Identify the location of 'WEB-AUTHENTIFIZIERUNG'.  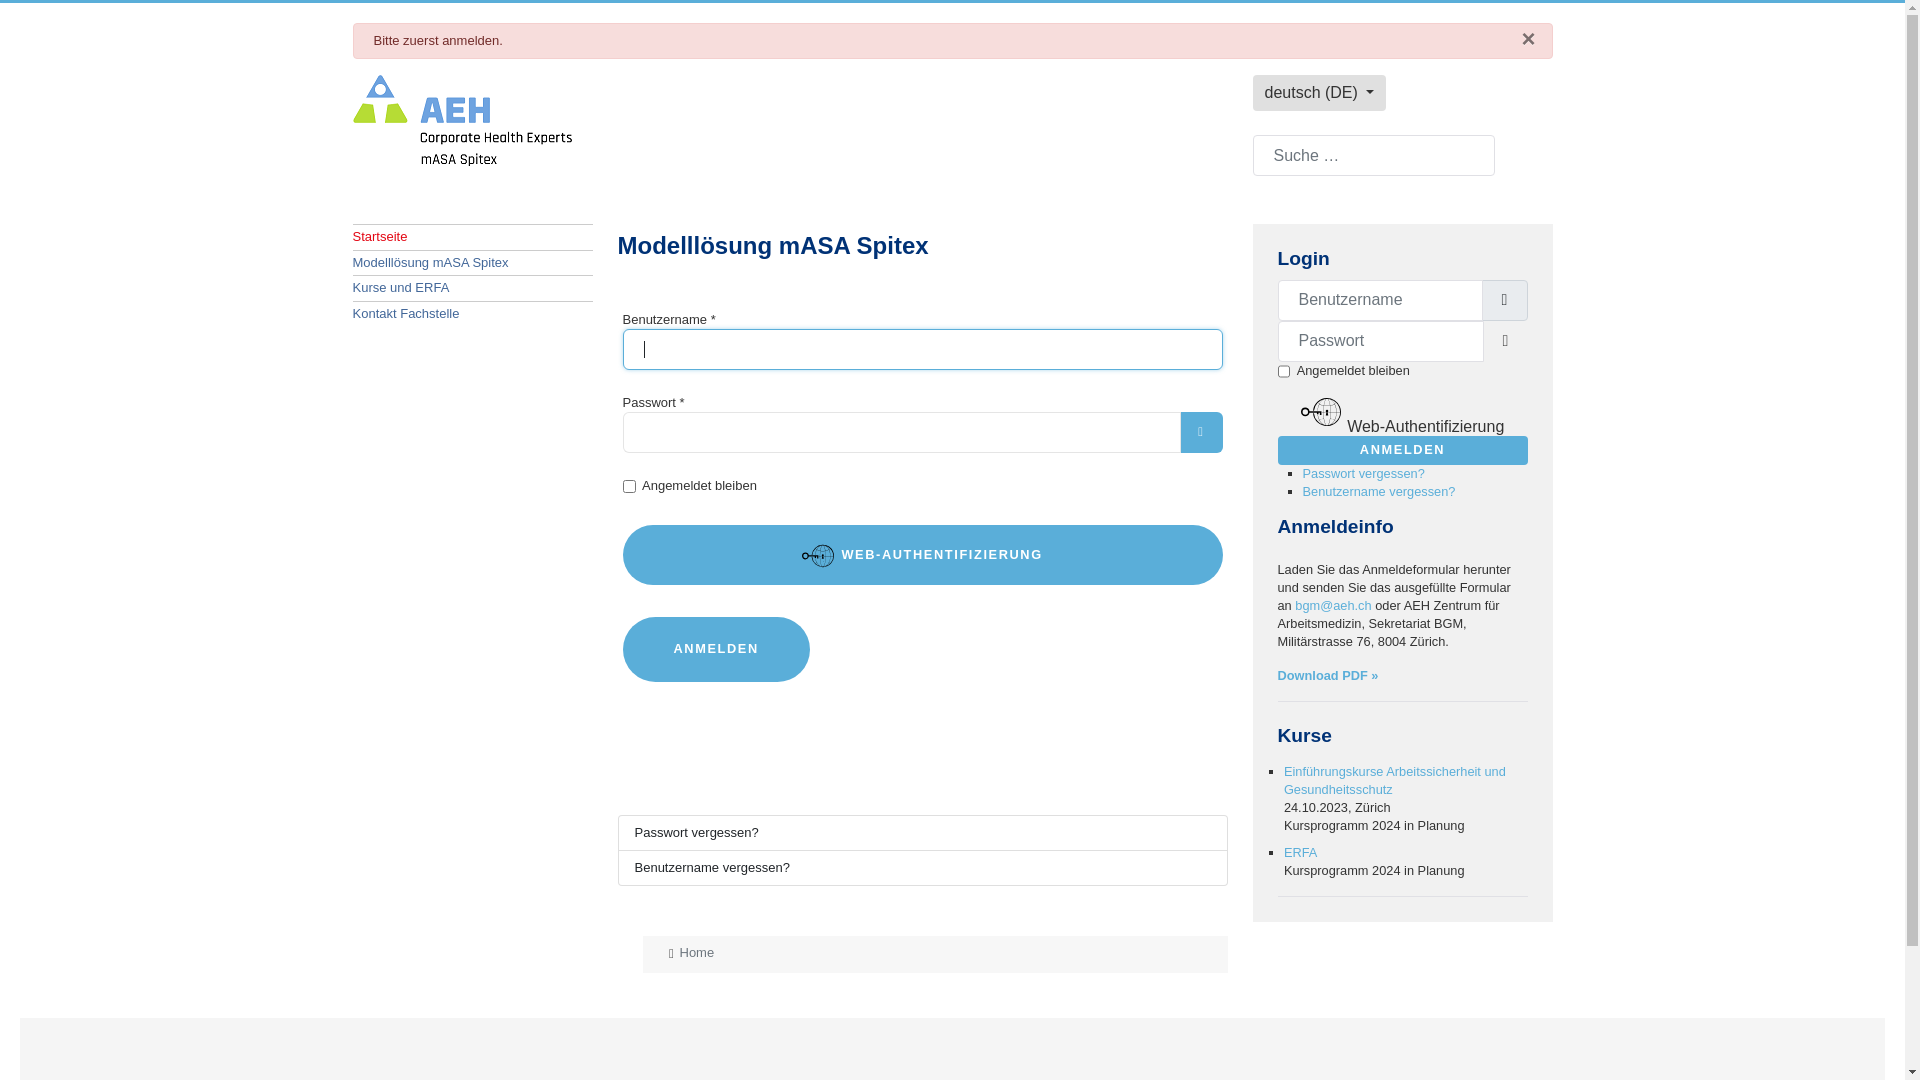
(920, 555).